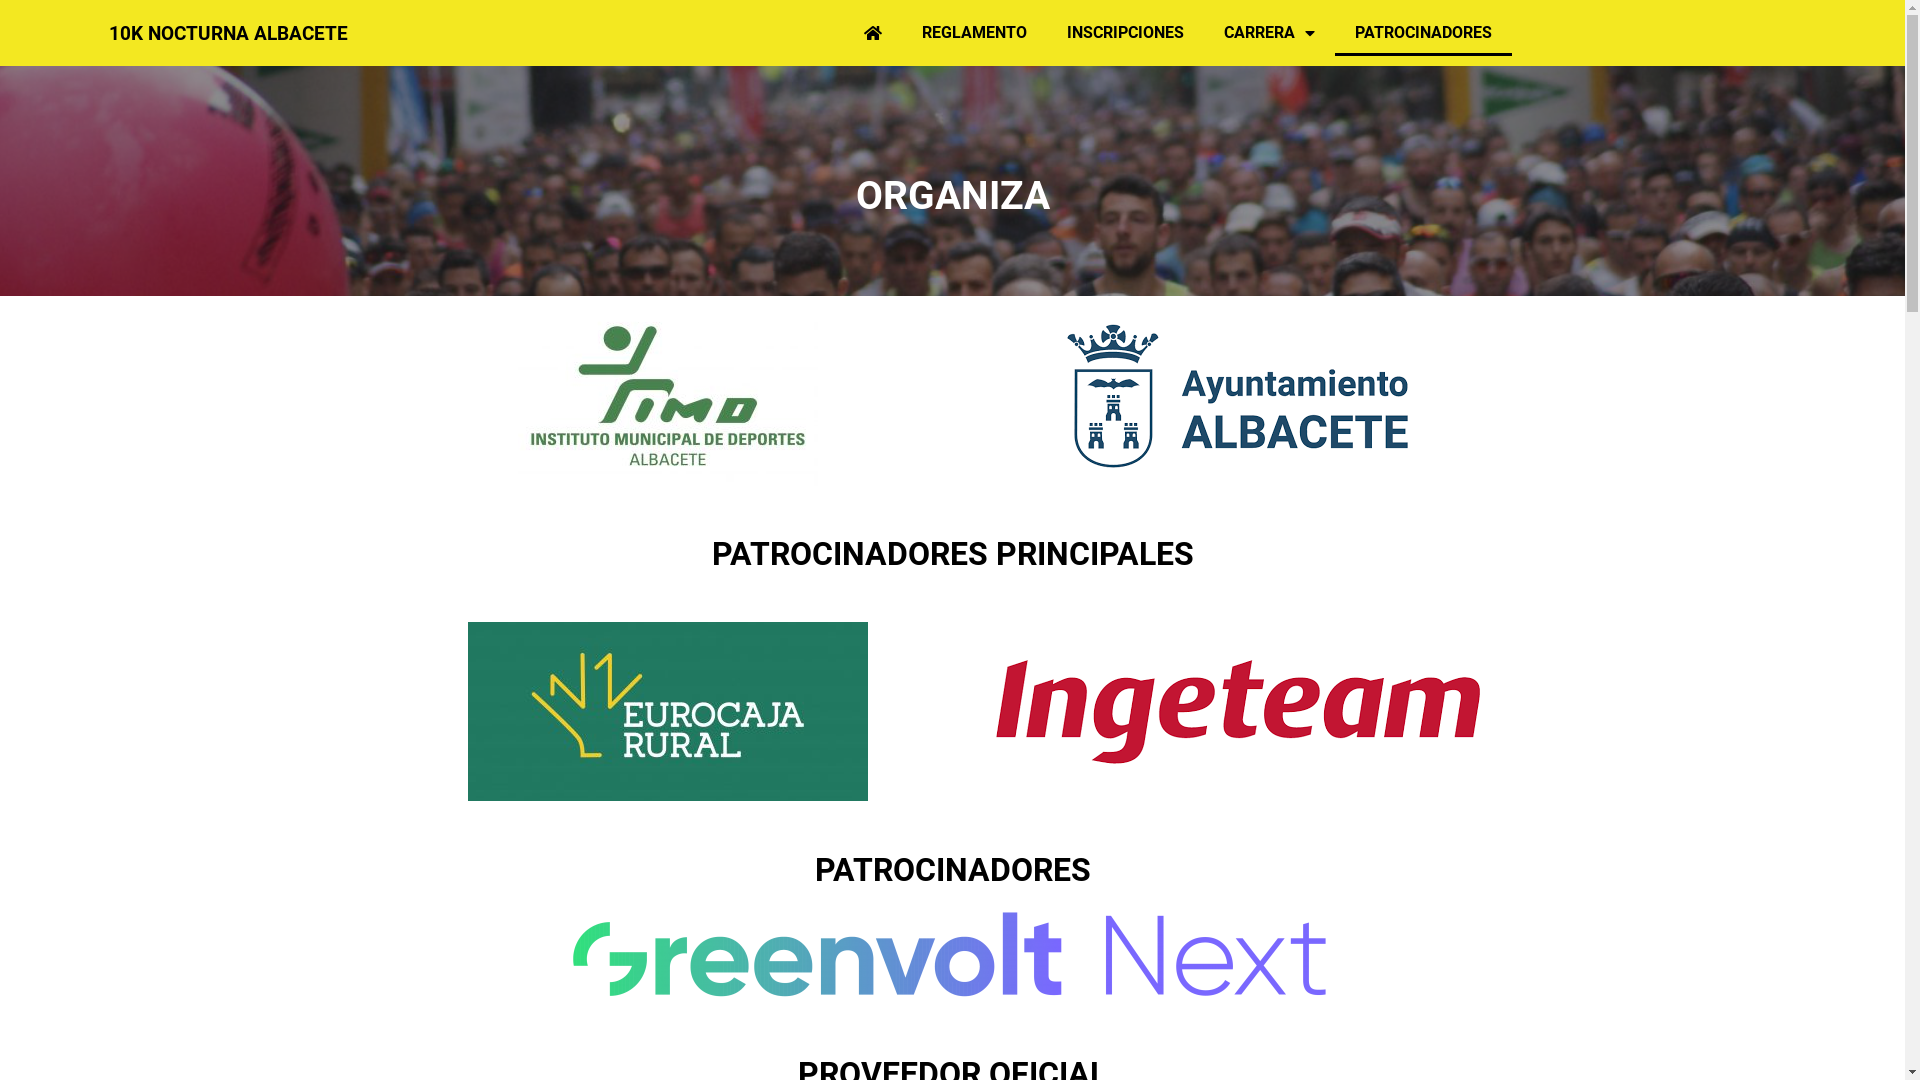 This screenshot has height=1080, width=1920. Describe the element at coordinates (901, 33) in the screenshot. I see `'REGLAMENTO'` at that location.